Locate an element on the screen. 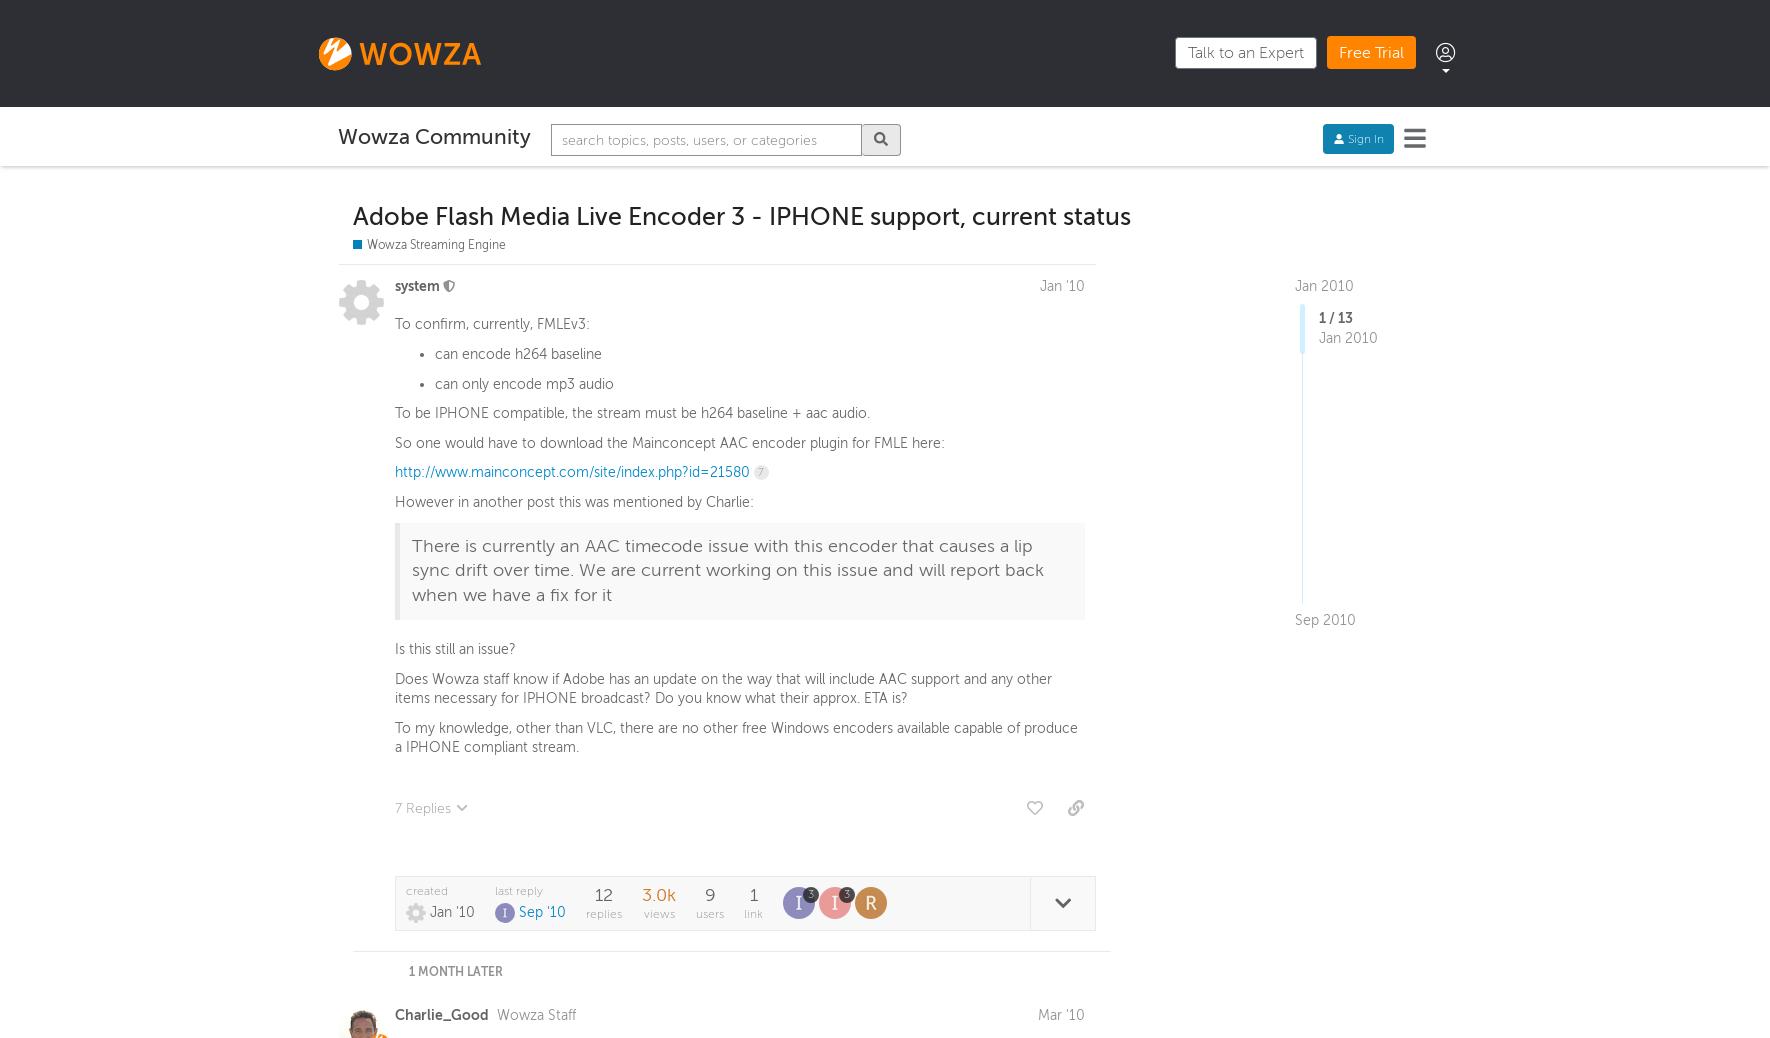  '7 Replies' is located at coordinates (422, 812).